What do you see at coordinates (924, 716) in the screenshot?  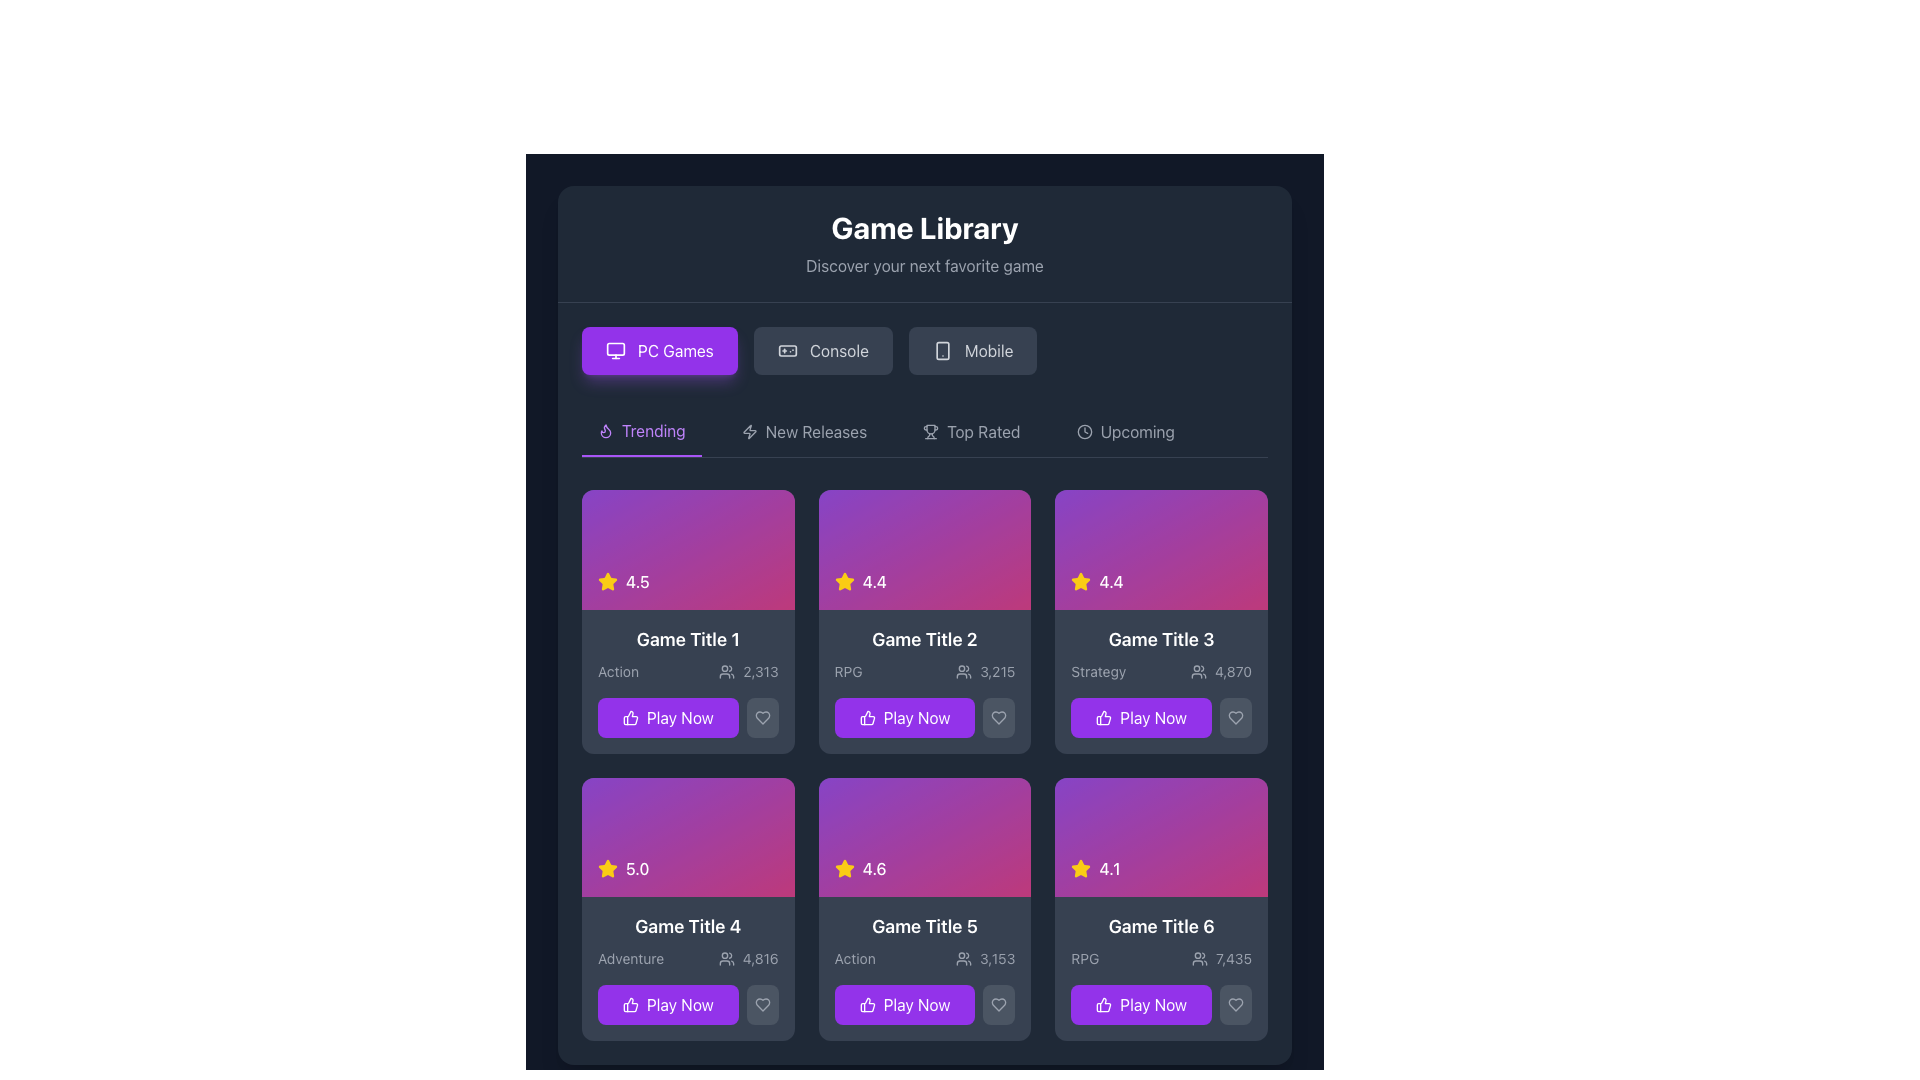 I see `the 'Play Now' button with a vibrant purple background` at bounding box center [924, 716].